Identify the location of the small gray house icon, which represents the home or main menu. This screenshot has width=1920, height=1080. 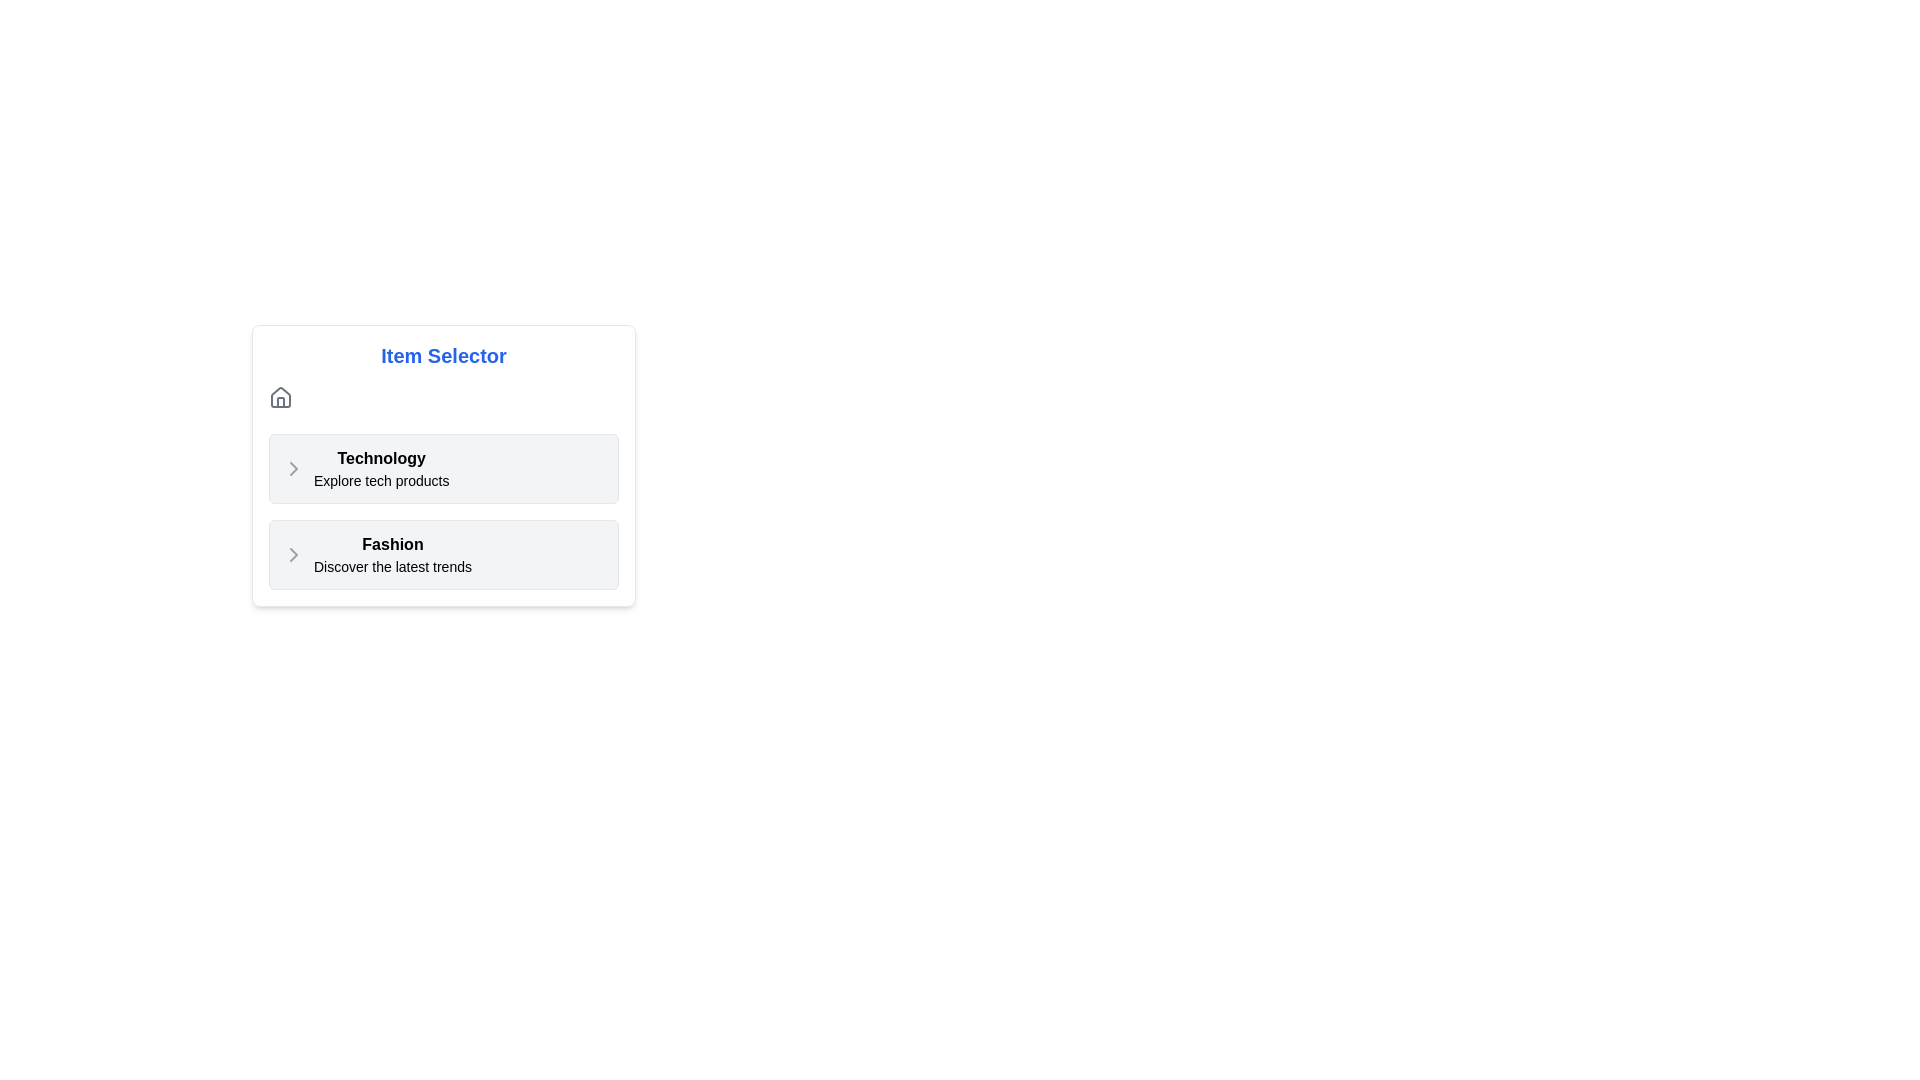
(280, 397).